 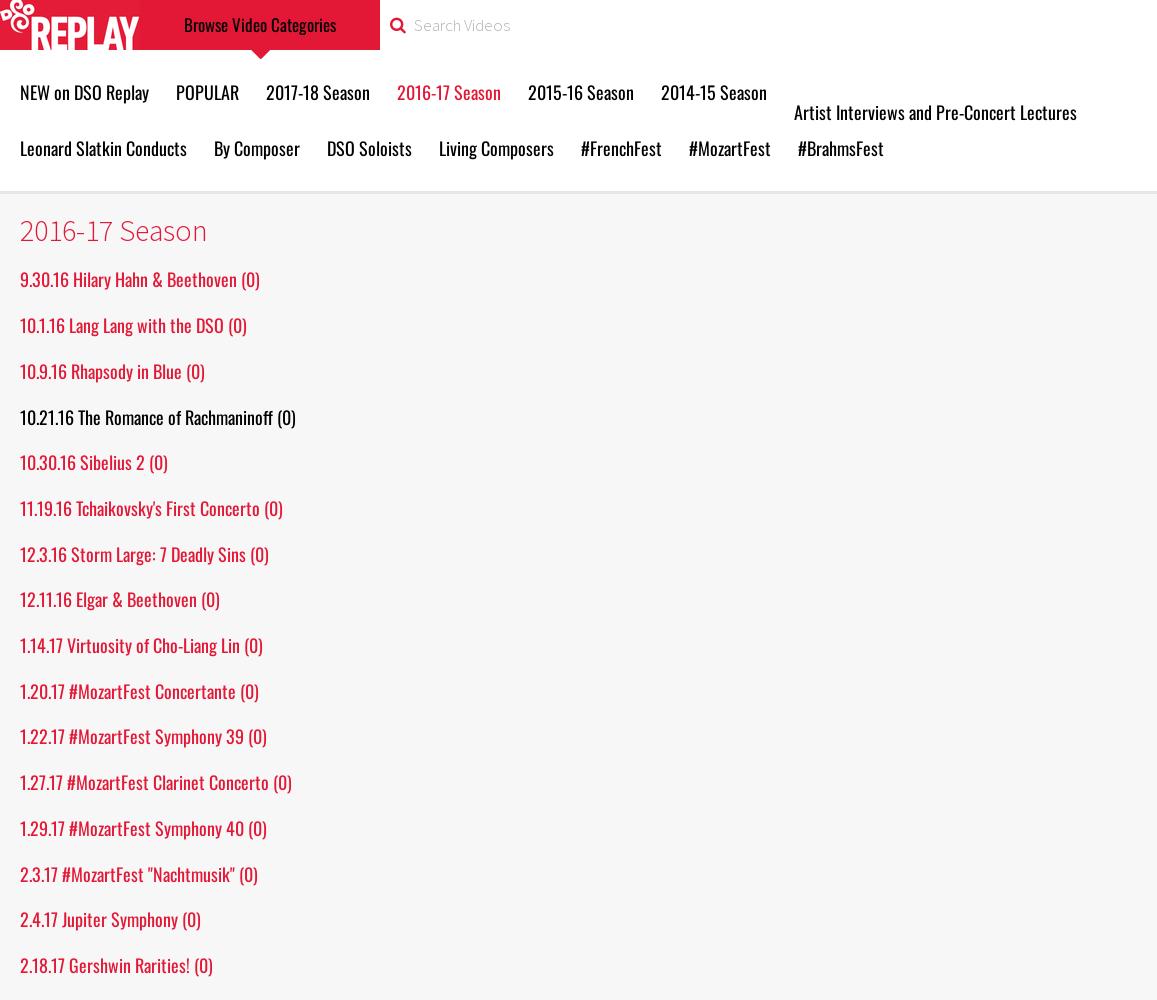 What do you see at coordinates (112, 369) in the screenshot?
I see `'10.9.16 Rhapsody in Blue (0)'` at bounding box center [112, 369].